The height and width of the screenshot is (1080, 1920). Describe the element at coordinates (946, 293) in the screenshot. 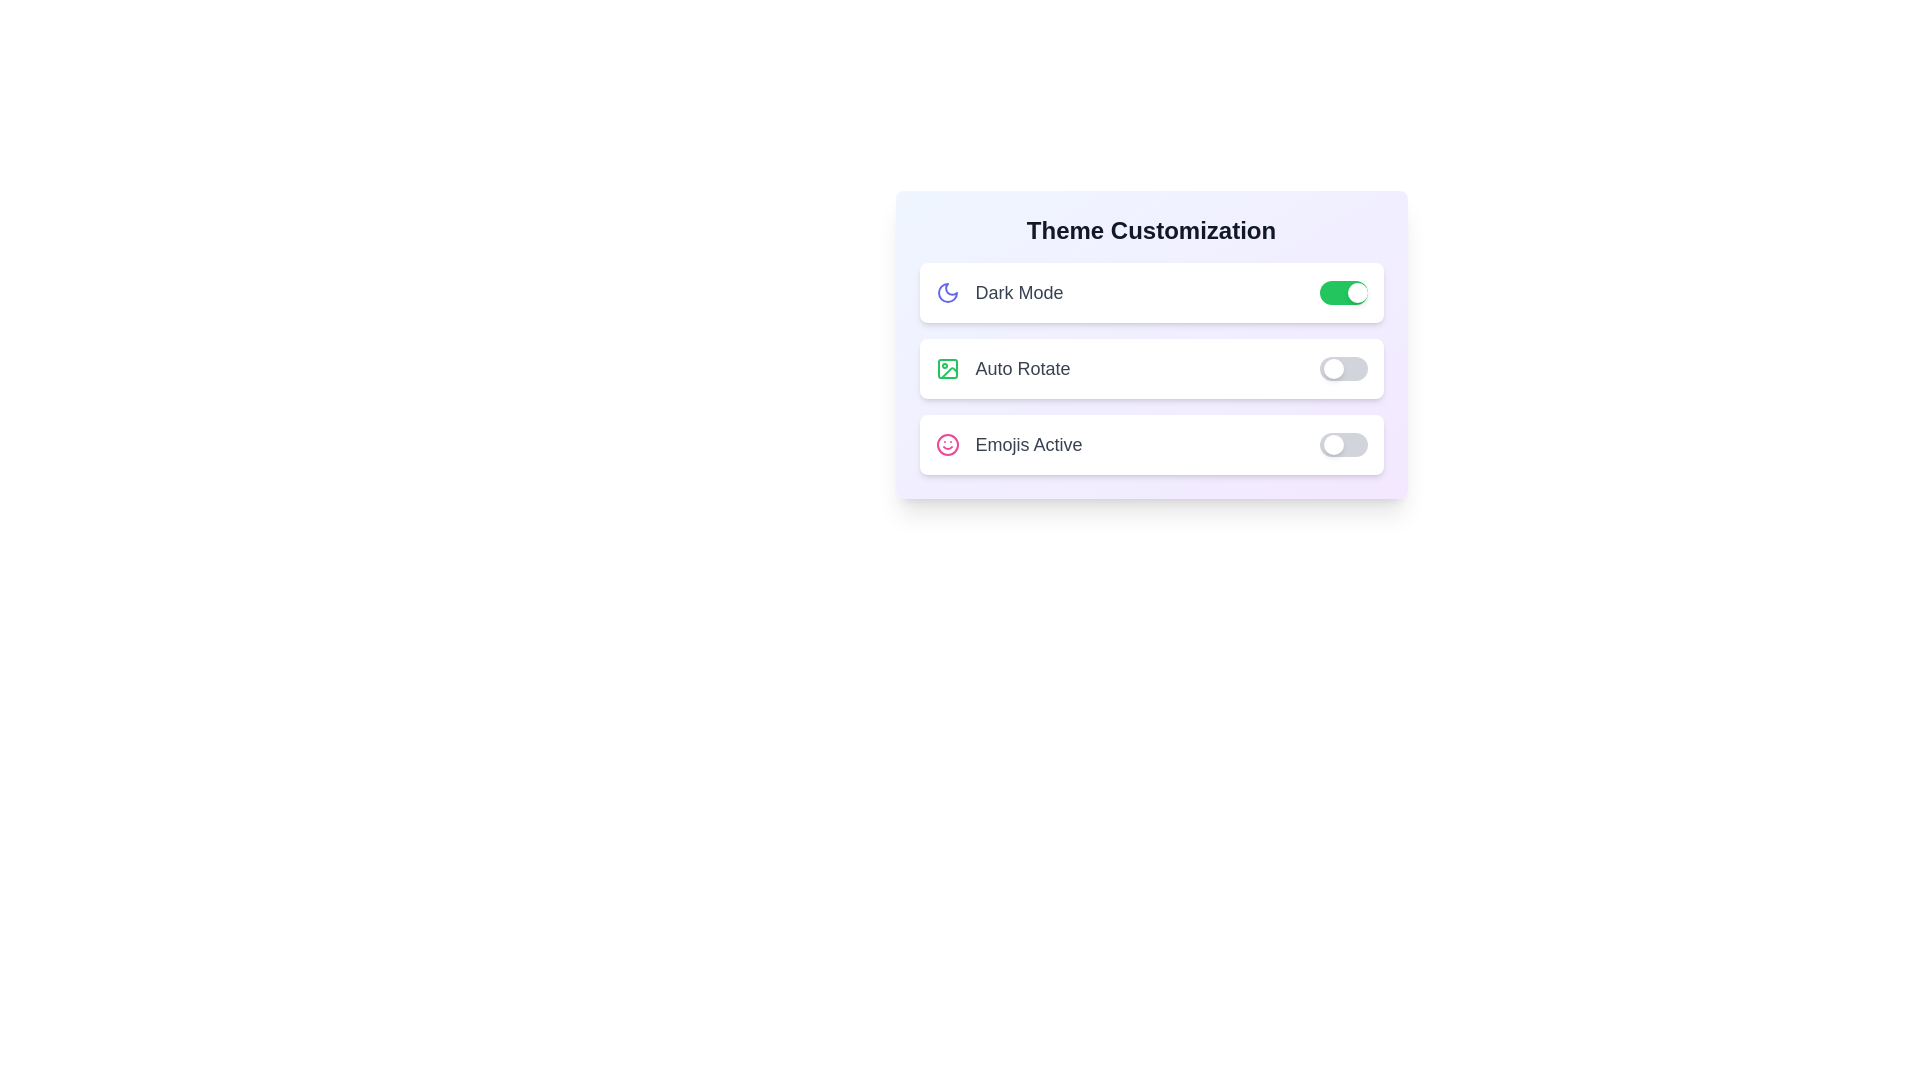

I see `the crescent moon-shaped icon that indicates the 'Dark Mode' toggle option in the 'Theme Customization' panel` at that location.